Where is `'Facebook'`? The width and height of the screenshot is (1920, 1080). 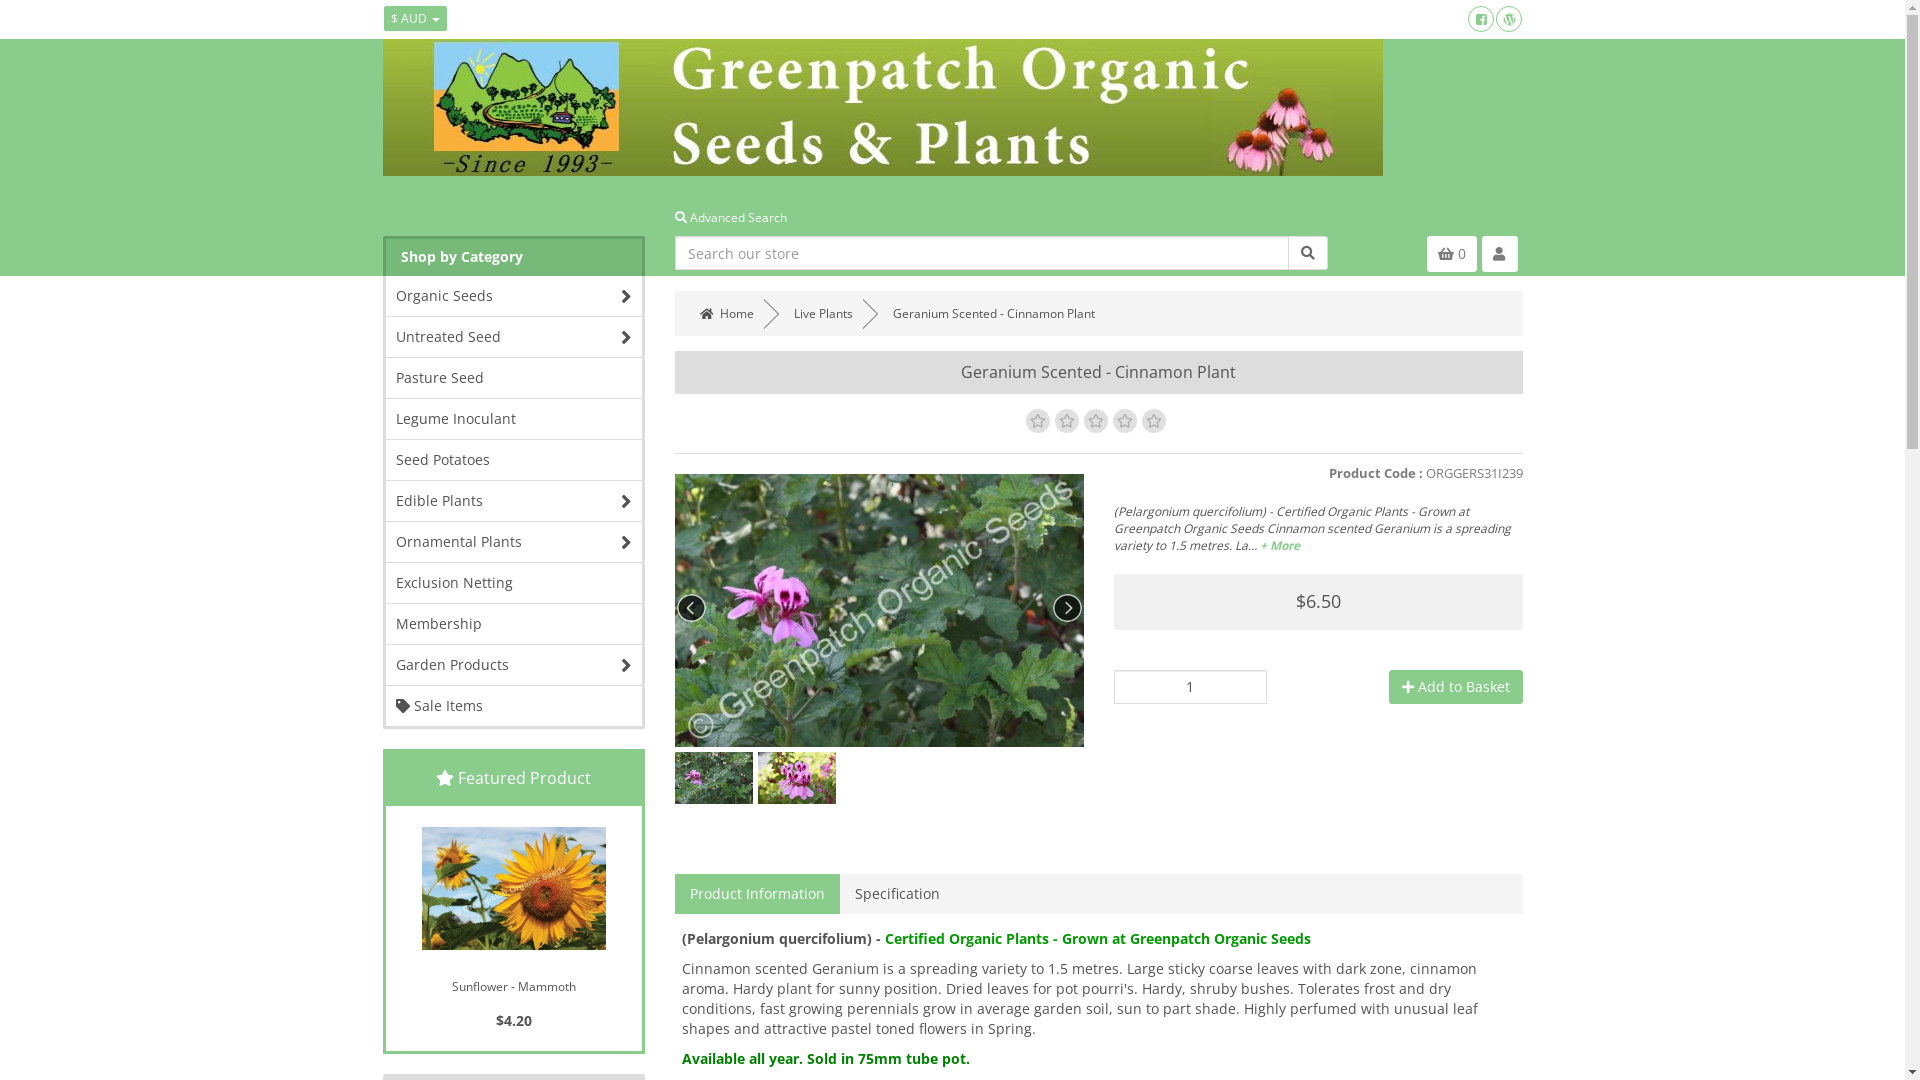 'Facebook' is located at coordinates (1481, 19).